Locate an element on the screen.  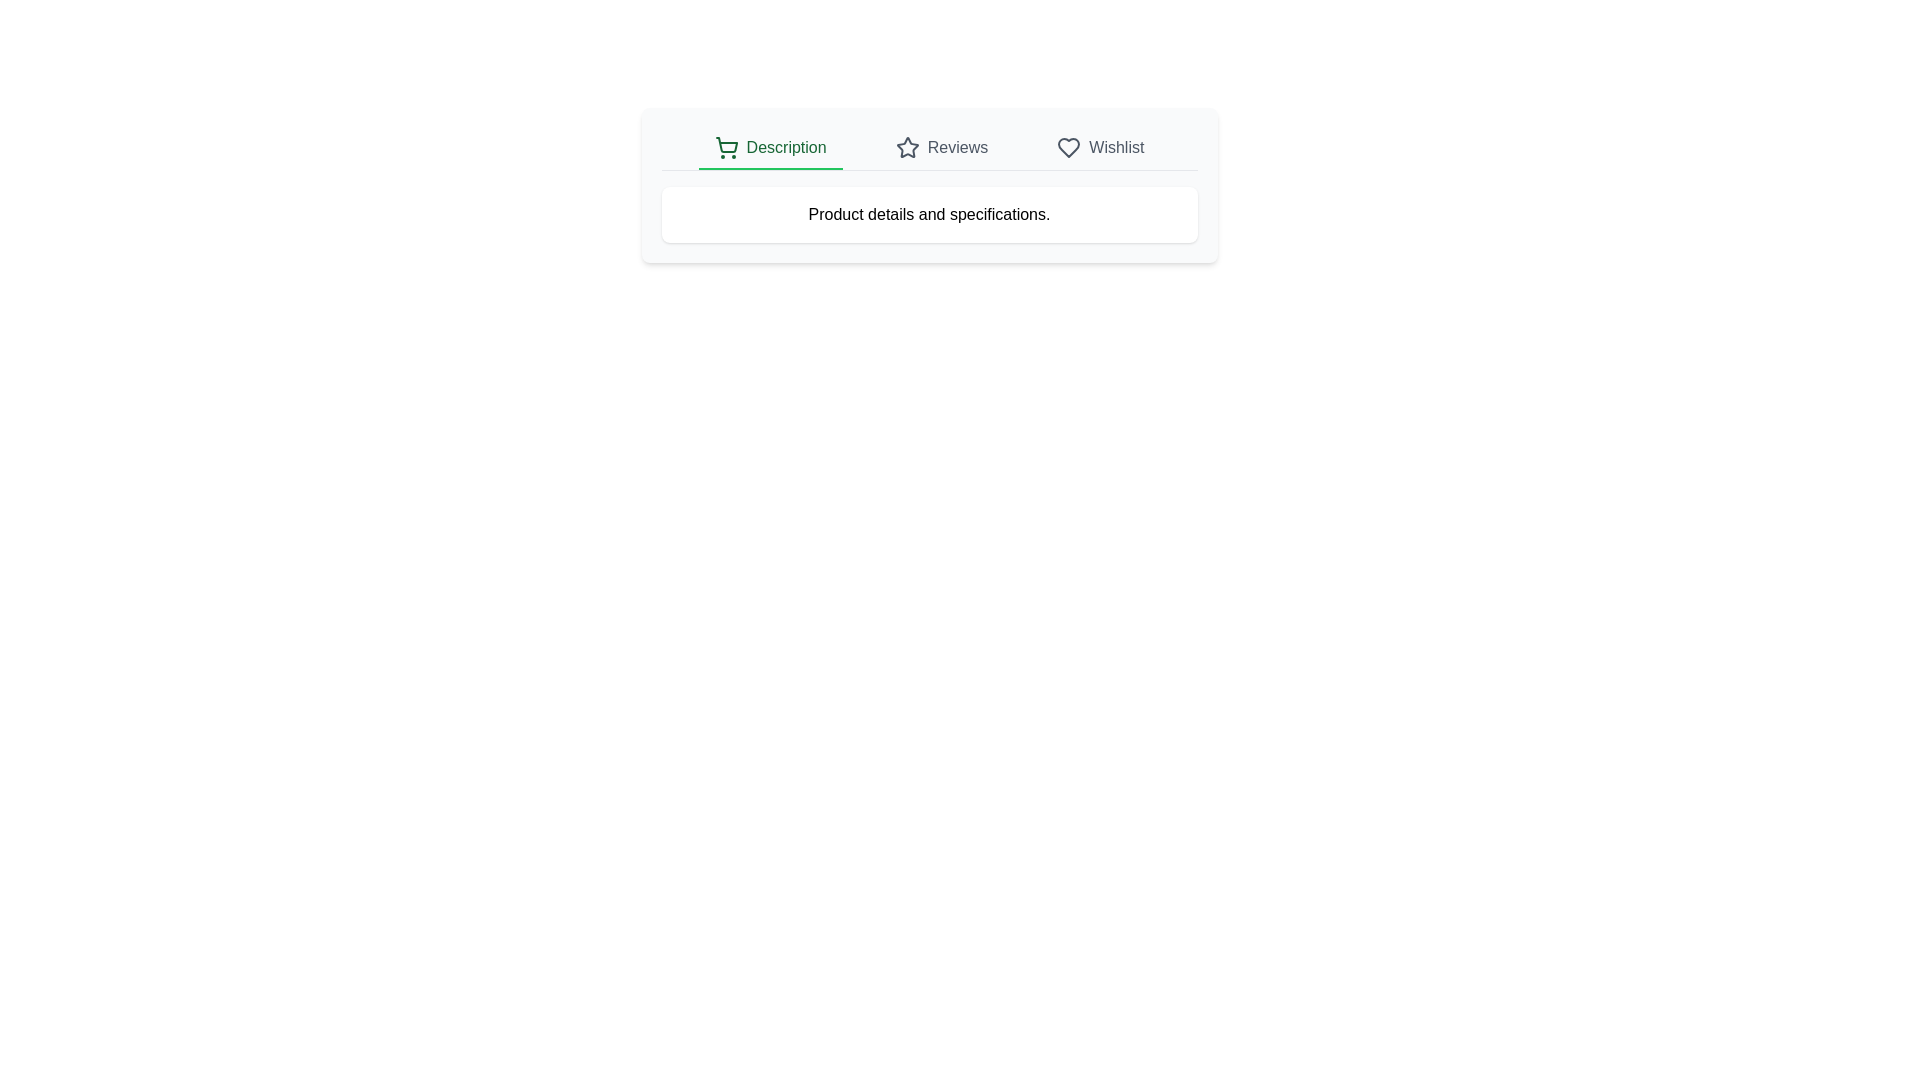
the tab labeled Reviews to observe its hover effect is located at coordinates (940, 148).